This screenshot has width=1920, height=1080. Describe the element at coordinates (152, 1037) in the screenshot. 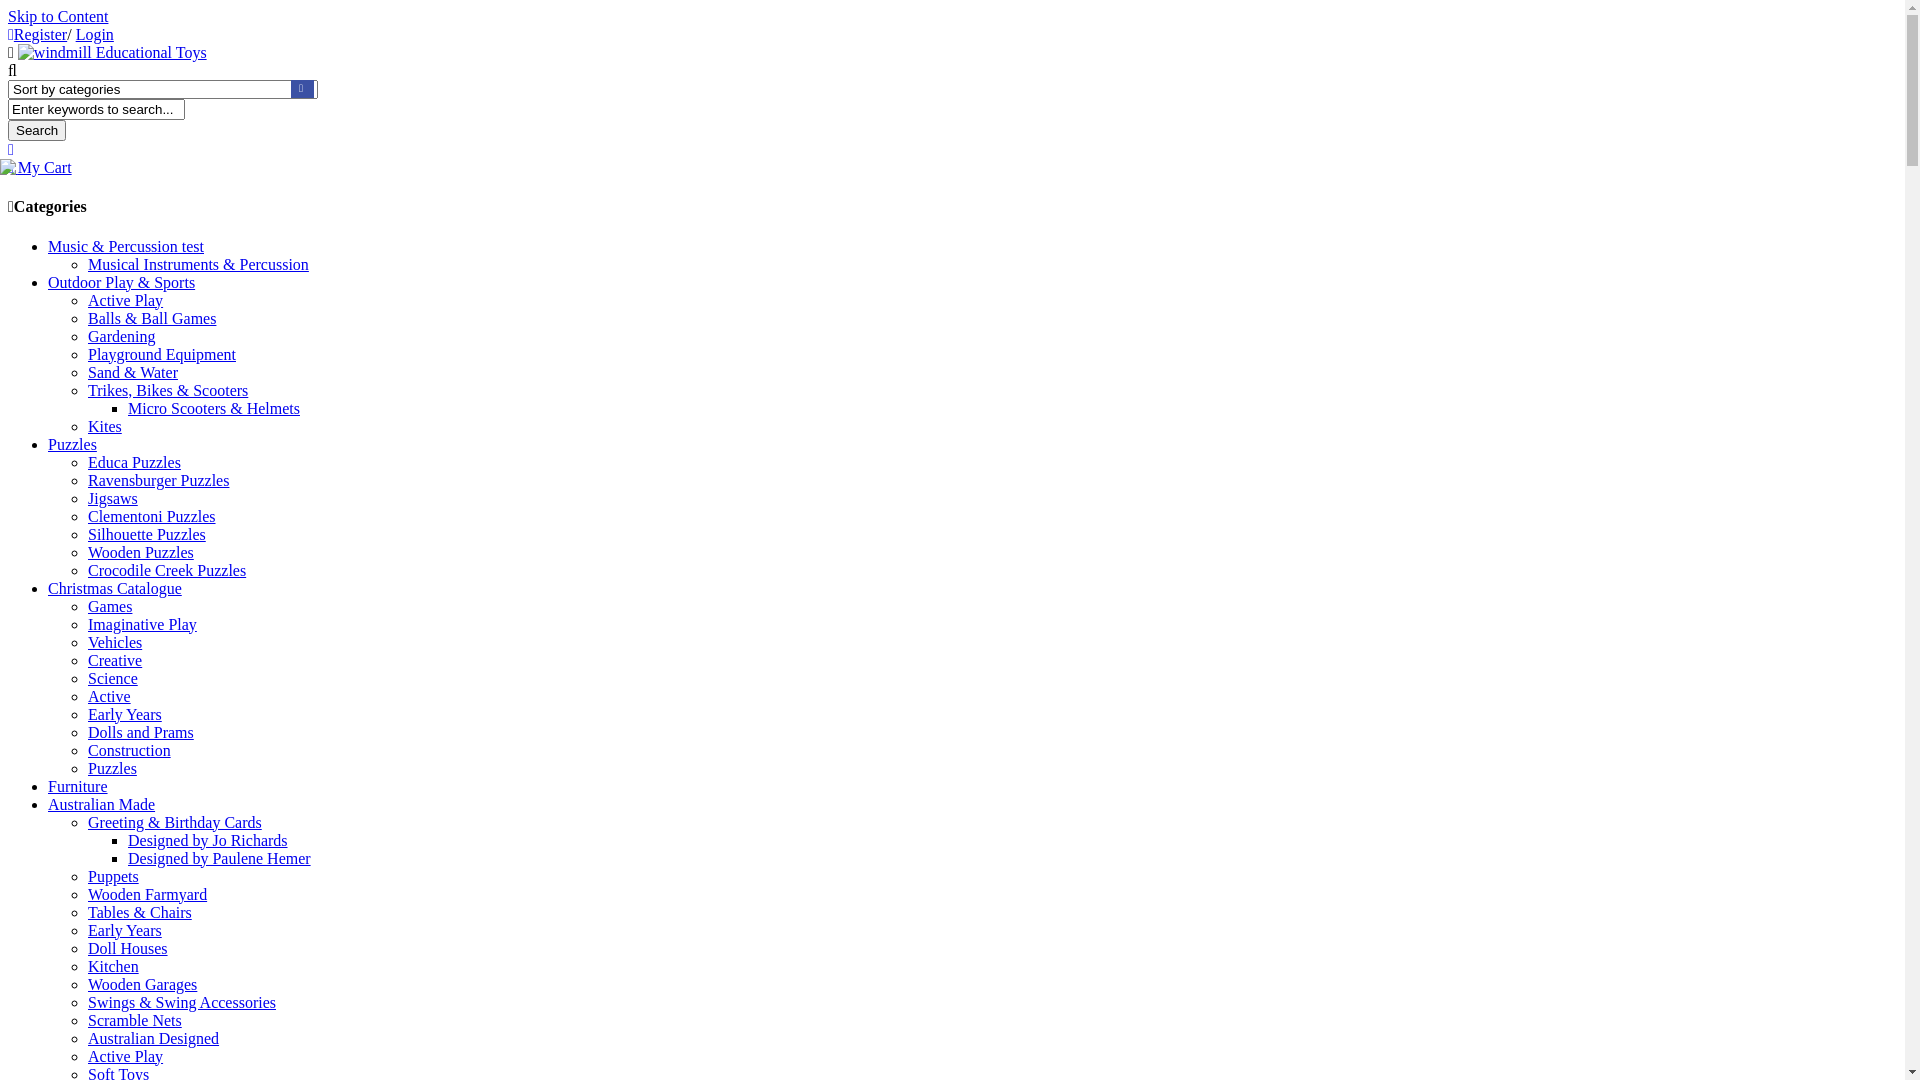

I see `'Australian Designed'` at that location.